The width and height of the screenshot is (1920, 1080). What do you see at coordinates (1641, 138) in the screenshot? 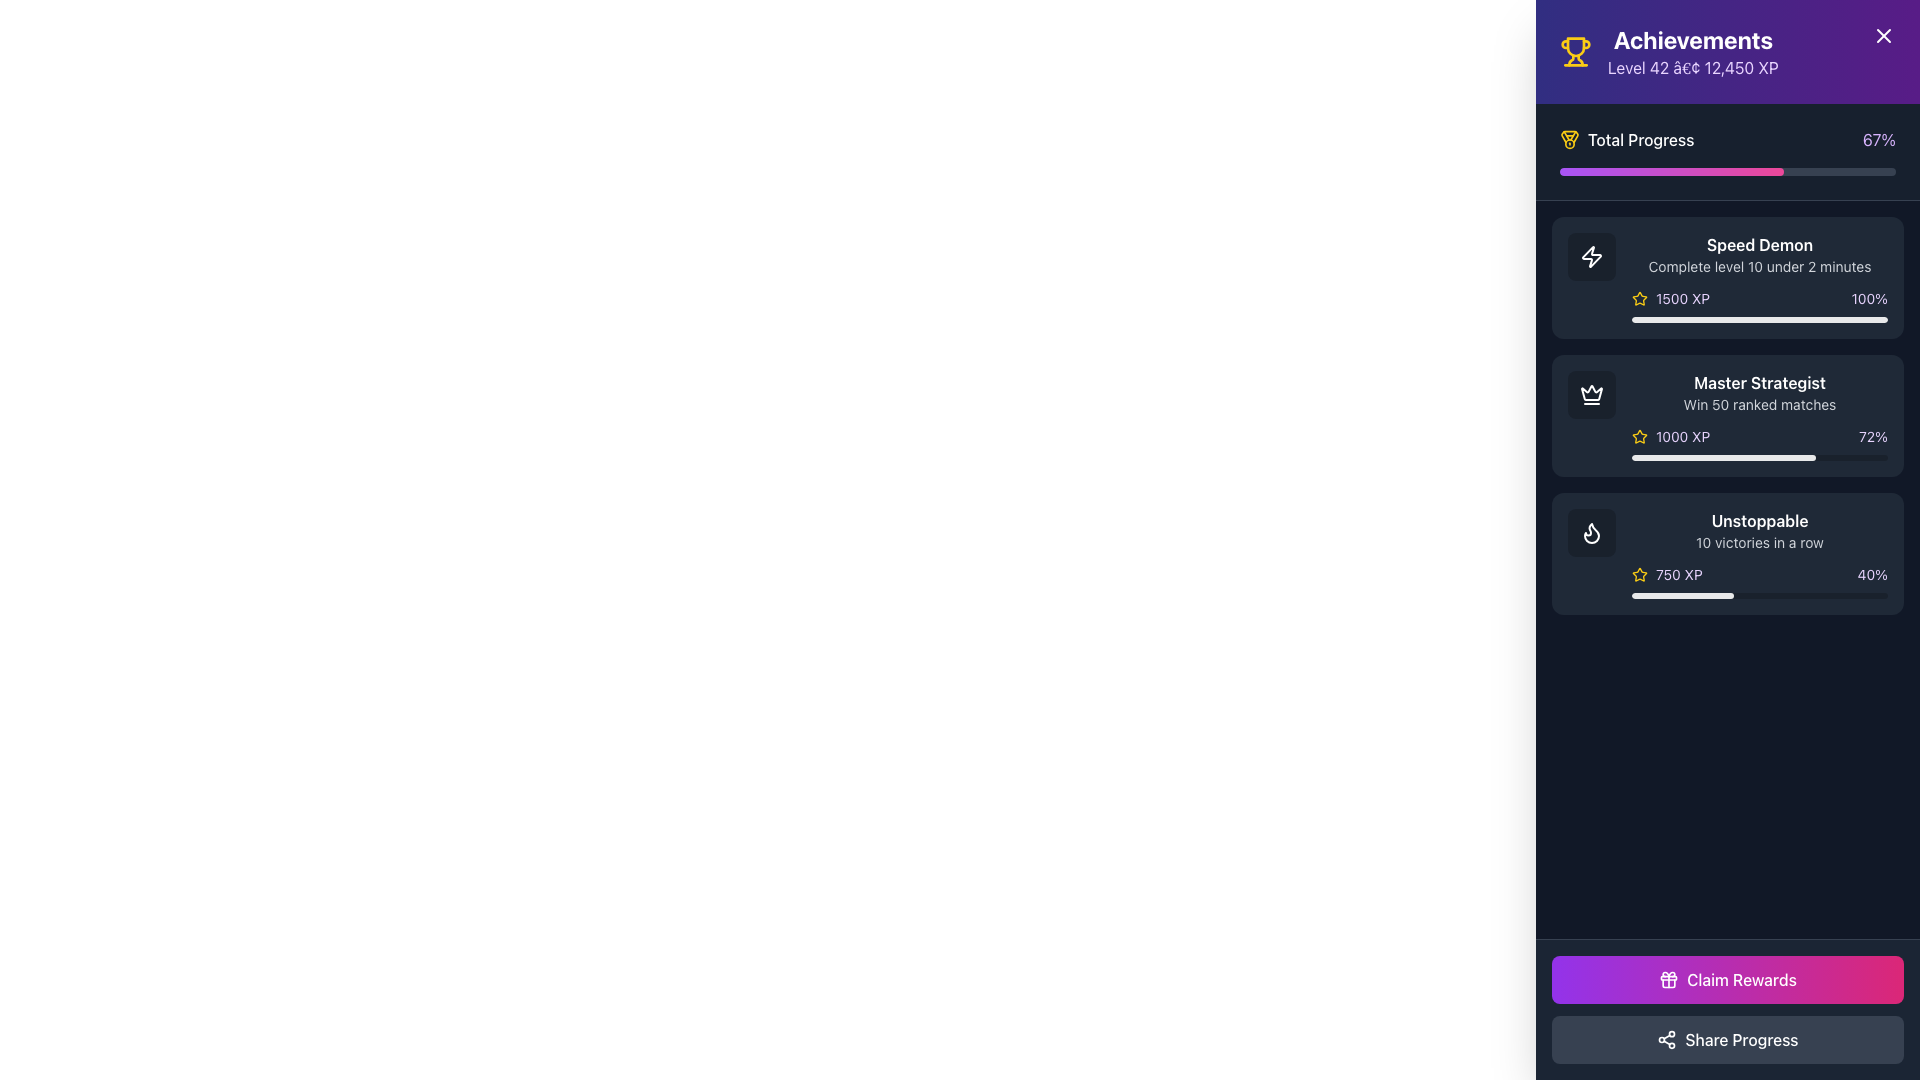
I see `the static text label that summarizes the user's overall achievement progression, located to the right of a small yellow medal icon under the 'Achievements' heading` at bounding box center [1641, 138].